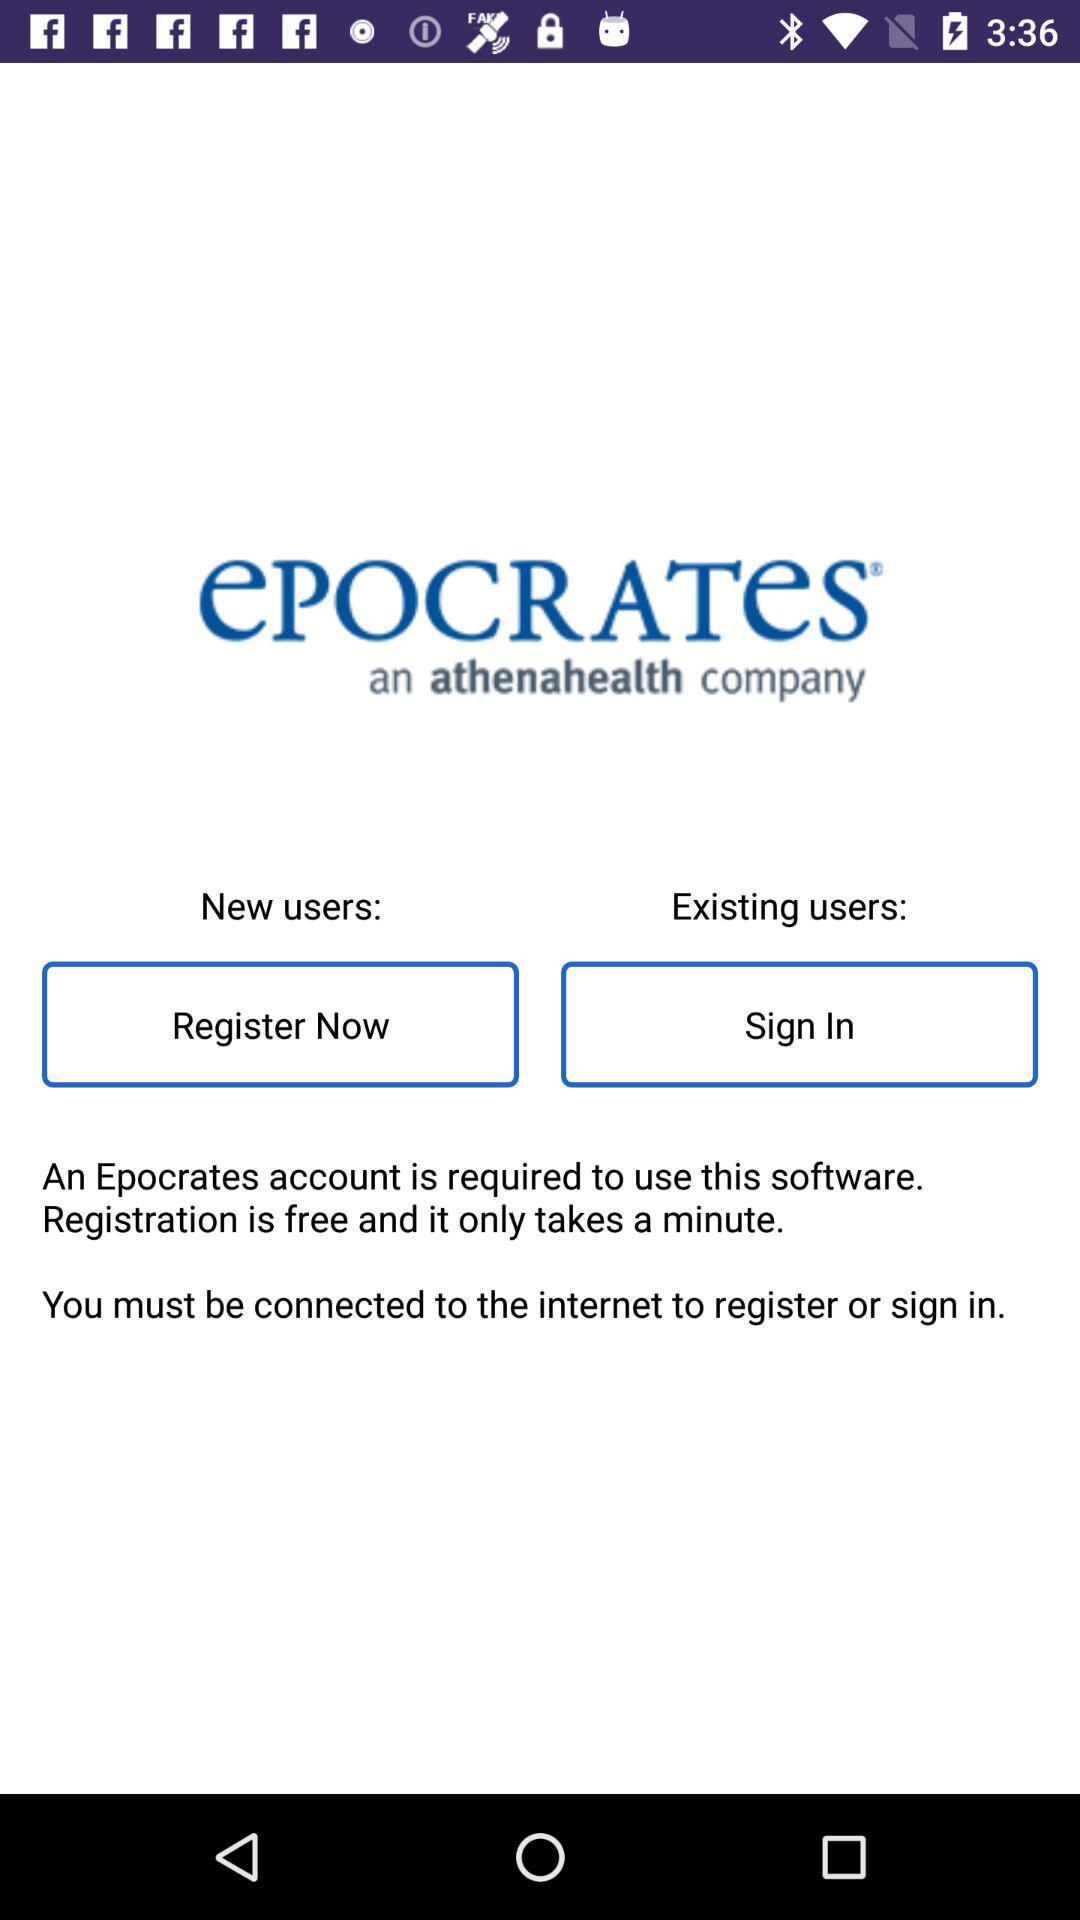 Image resolution: width=1080 pixels, height=1920 pixels. What do you see at coordinates (280, 1024) in the screenshot?
I see `the item next to the existing users: icon` at bounding box center [280, 1024].